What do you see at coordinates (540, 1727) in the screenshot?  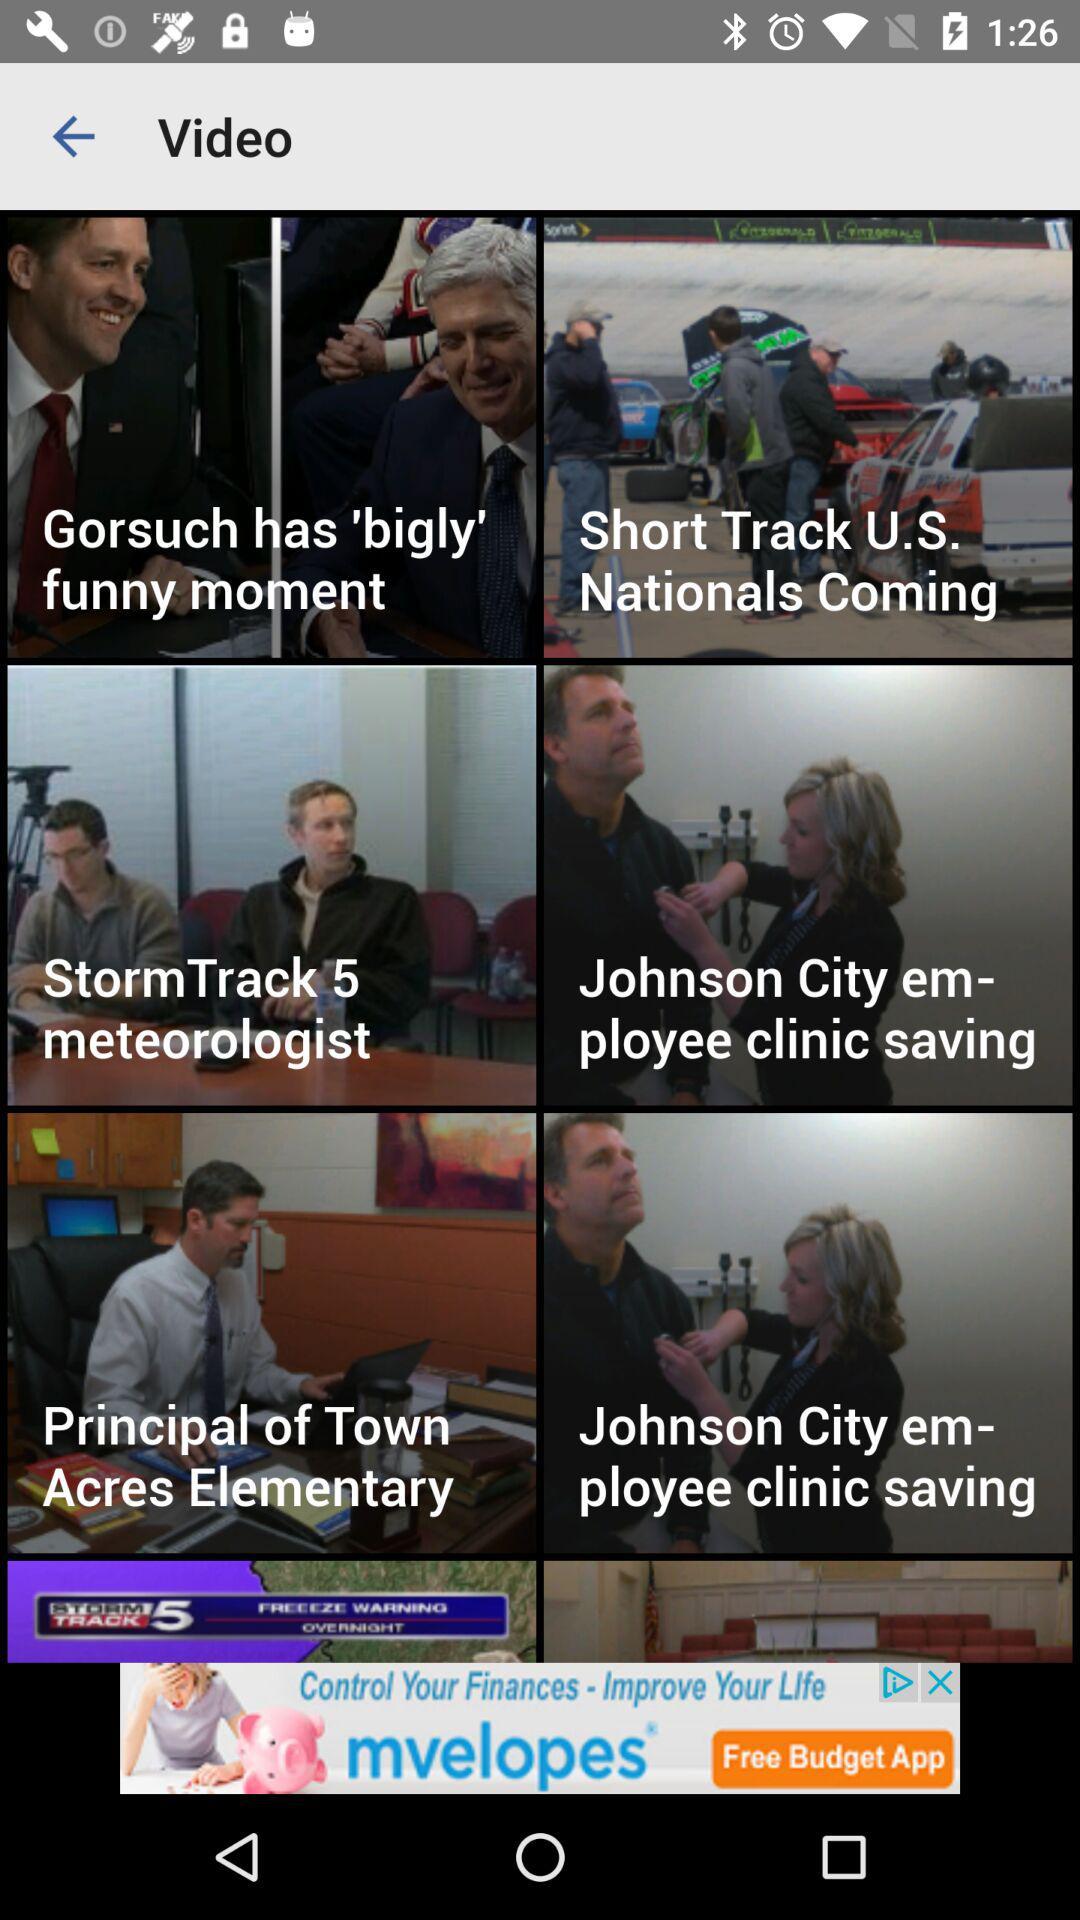 I see `open advertisement` at bounding box center [540, 1727].